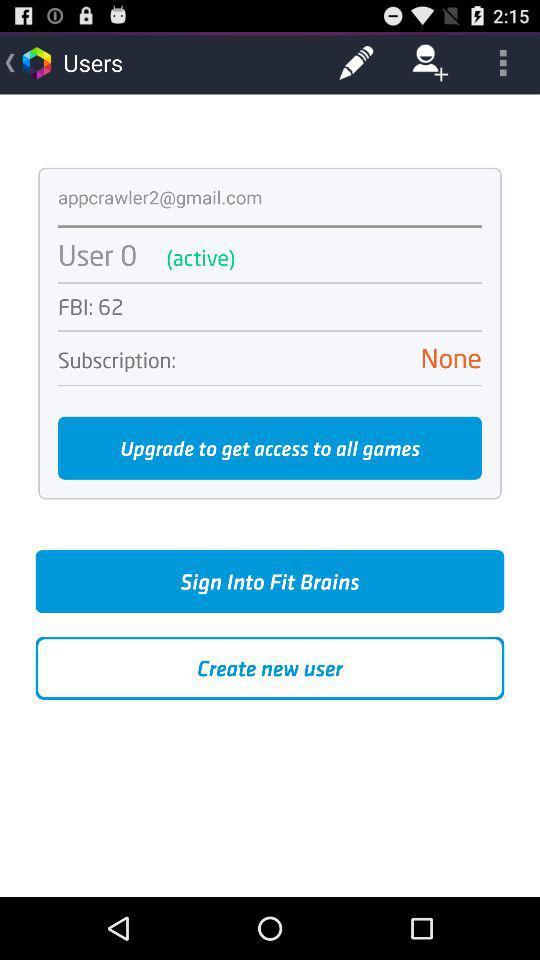  Describe the element at coordinates (334, 256) in the screenshot. I see `item to the right of user 0 item` at that location.